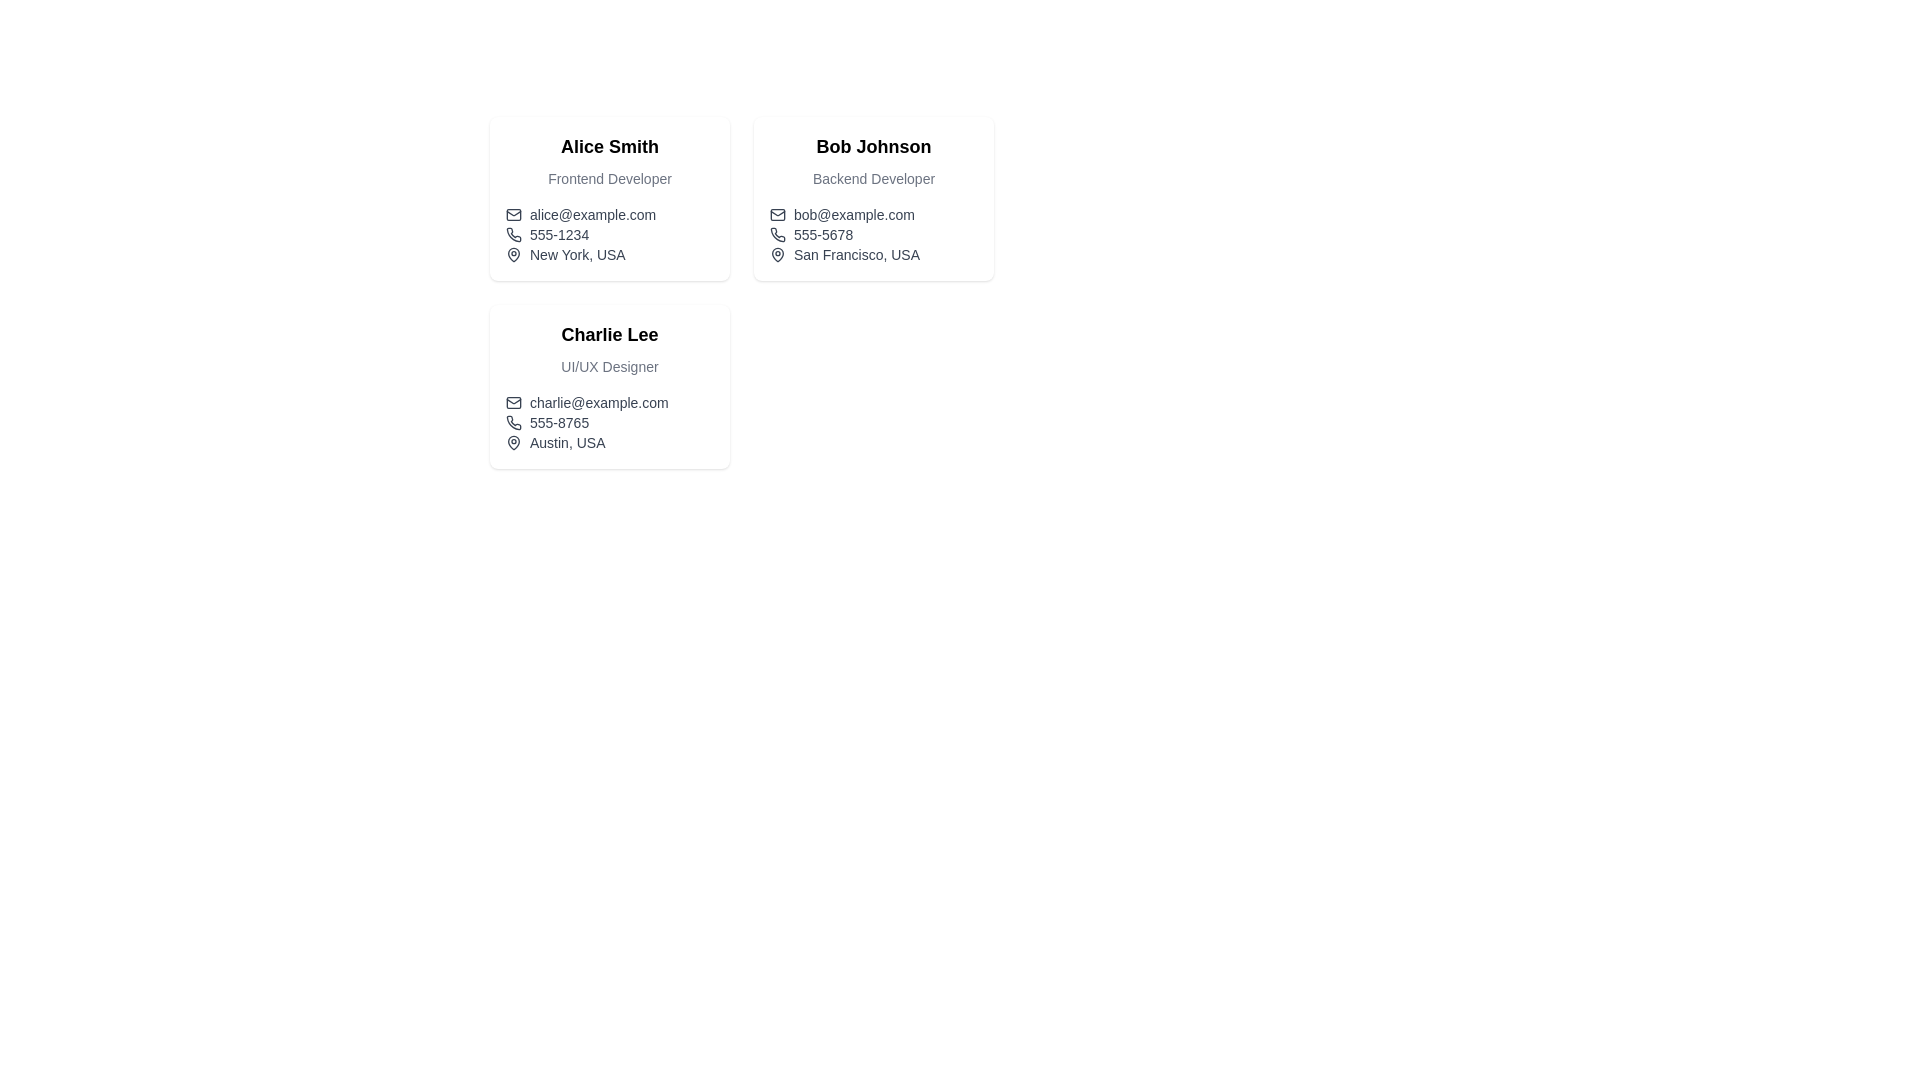 The width and height of the screenshot is (1920, 1080). Describe the element at coordinates (513, 253) in the screenshot. I see `the position of the map pin icon located to the left of the text 'New York, USA' in the contact card of 'Alice Smith'` at that location.